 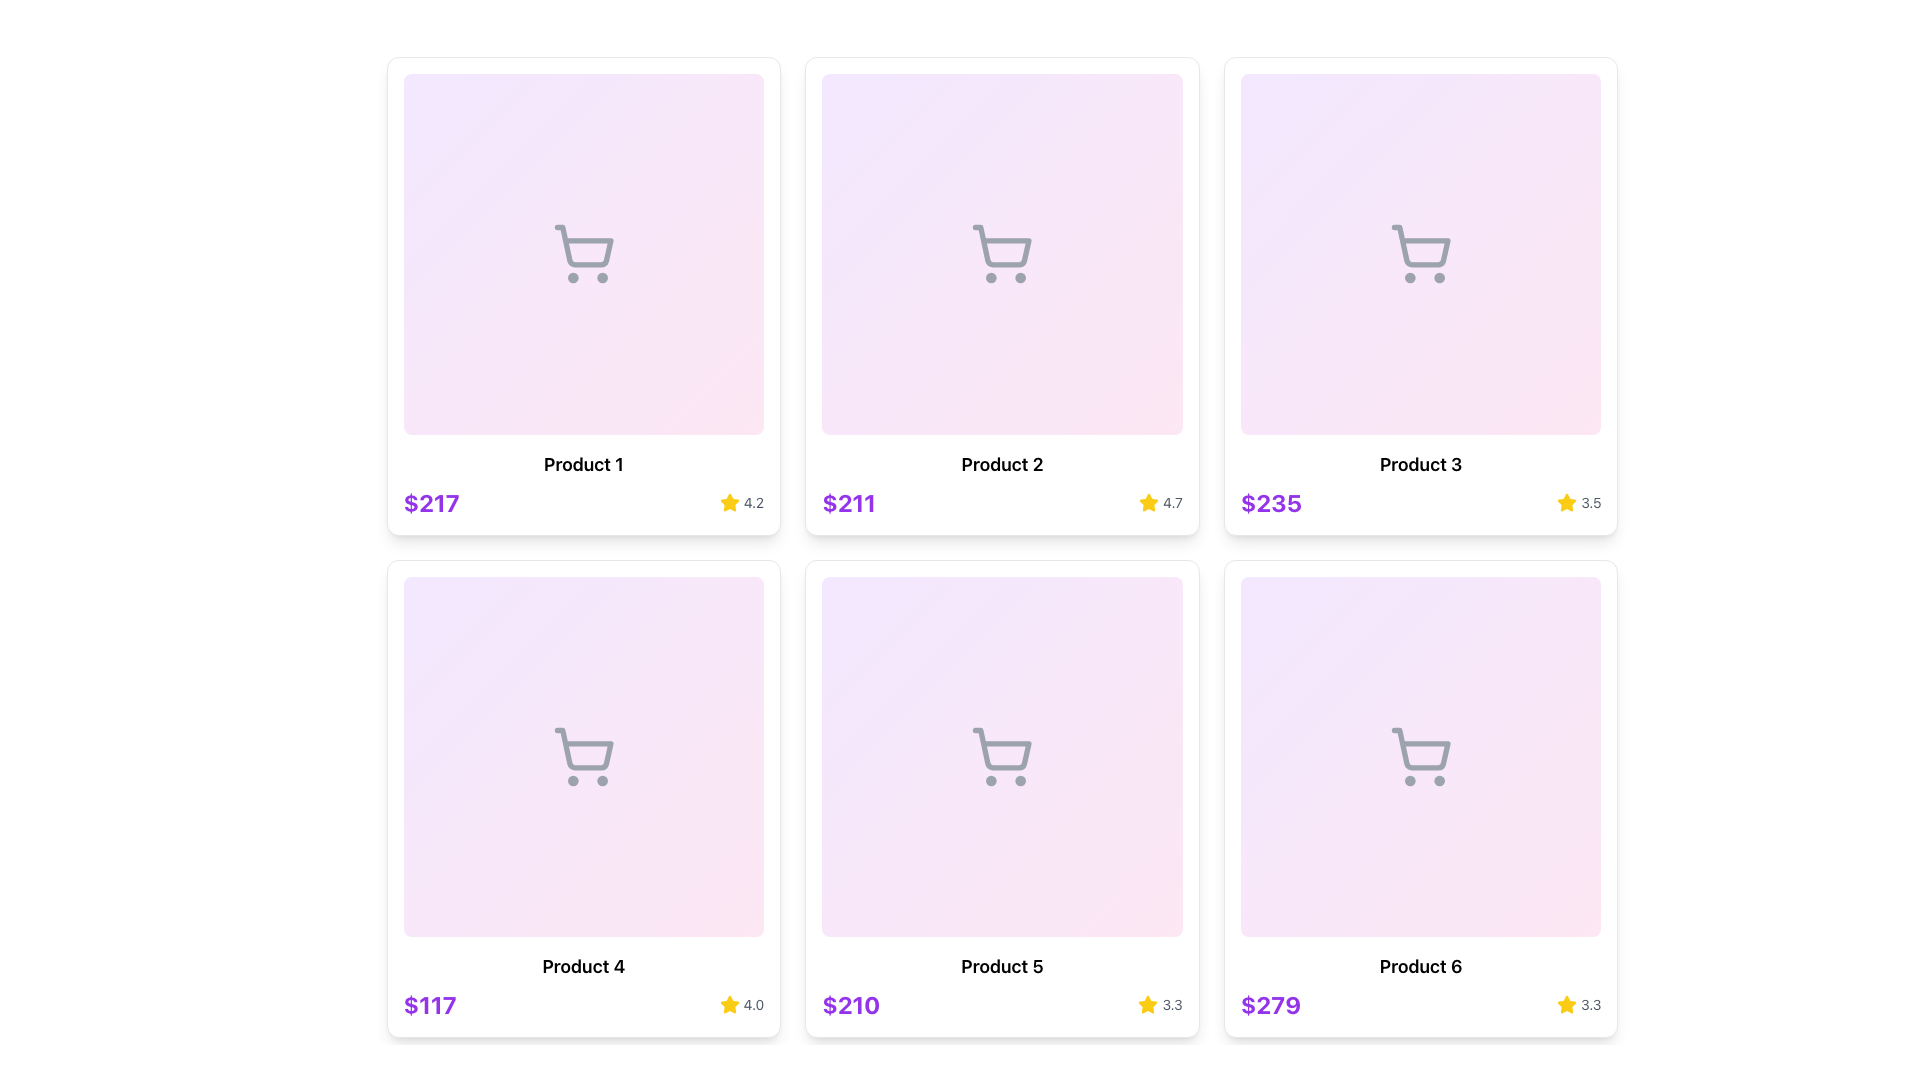 What do you see at coordinates (1420, 756) in the screenshot?
I see `the shopping cart icon located in the card labeled 'Product 6' with a price of '$279', positioned in the bottom-right of a 2-row, 3-column grid layout` at bounding box center [1420, 756].